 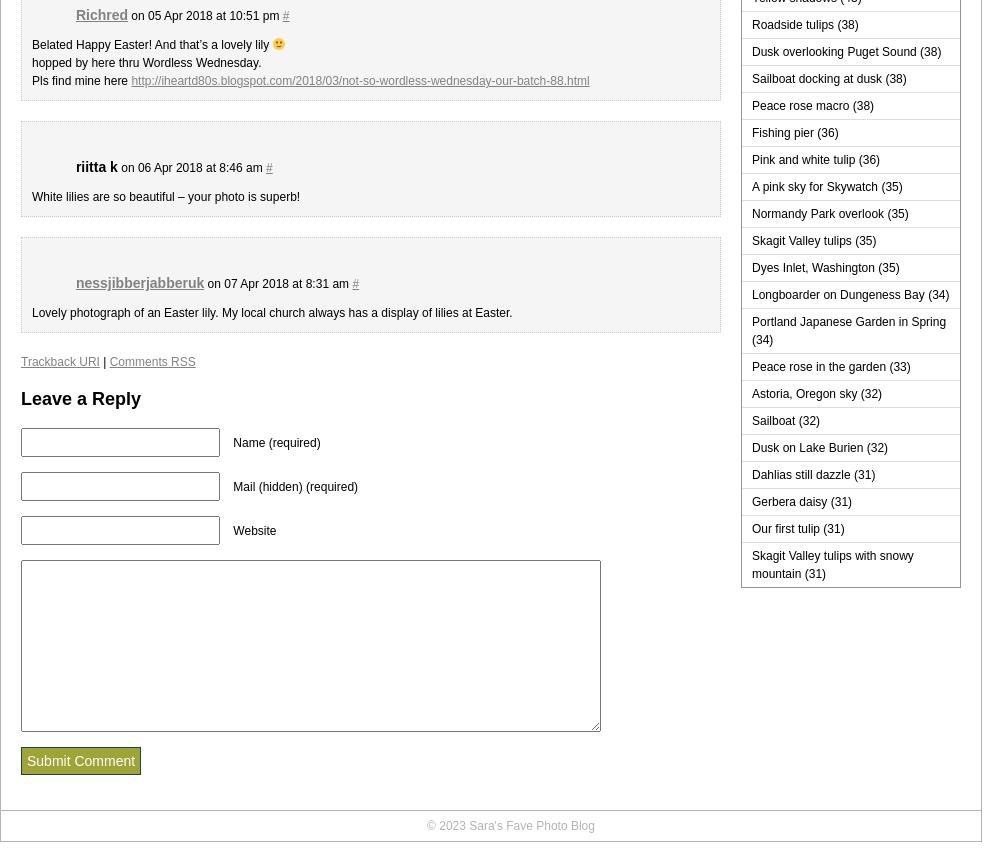 I want to click on 'Lovely photograph of an Easter lily. My local church always has a display of lilies at Easter.', so click(x=270, y=313).